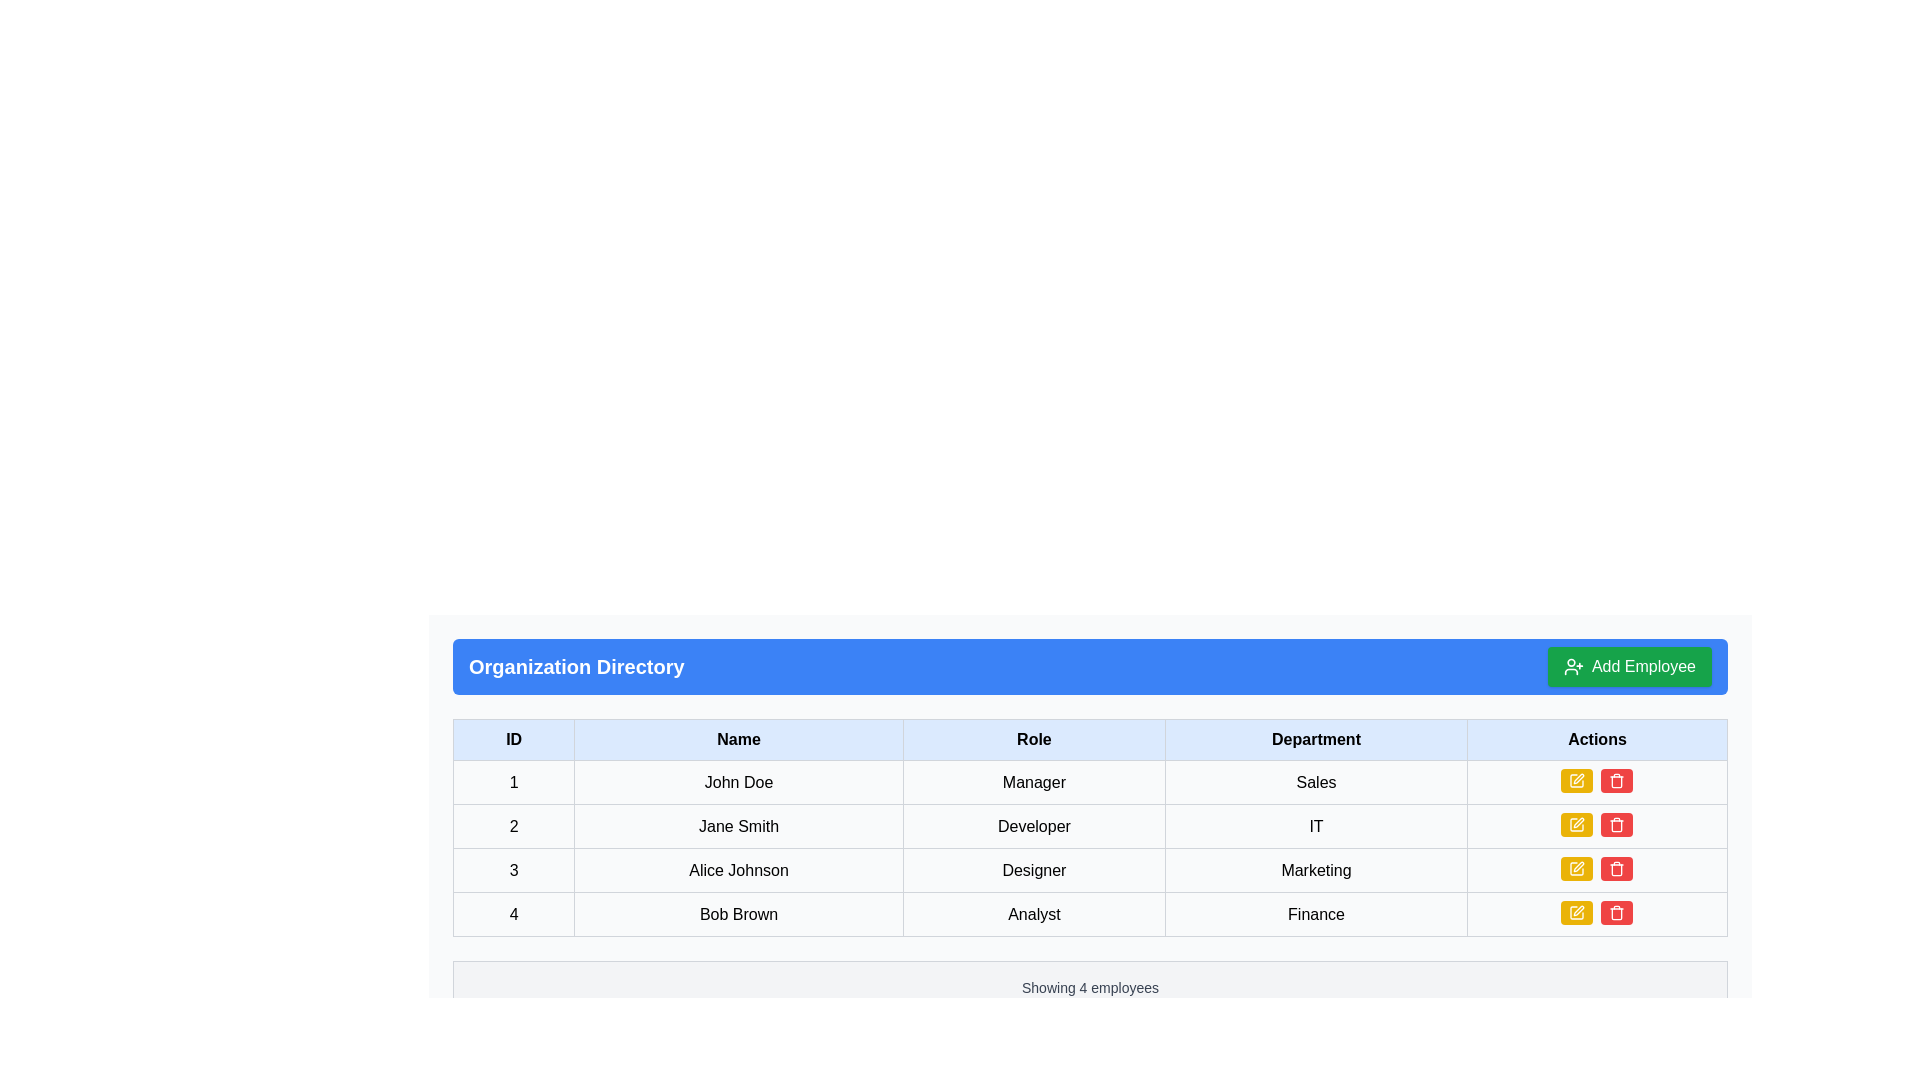 The height and width of the screenshot is (1080, 1920). Describe the element at coordinates (1617, 779) in the screenshot. I see `the delete button with an icon located at the rightmost position in the 'Actions' column of the fourth row in the 'Organization Directory' table` at that location.